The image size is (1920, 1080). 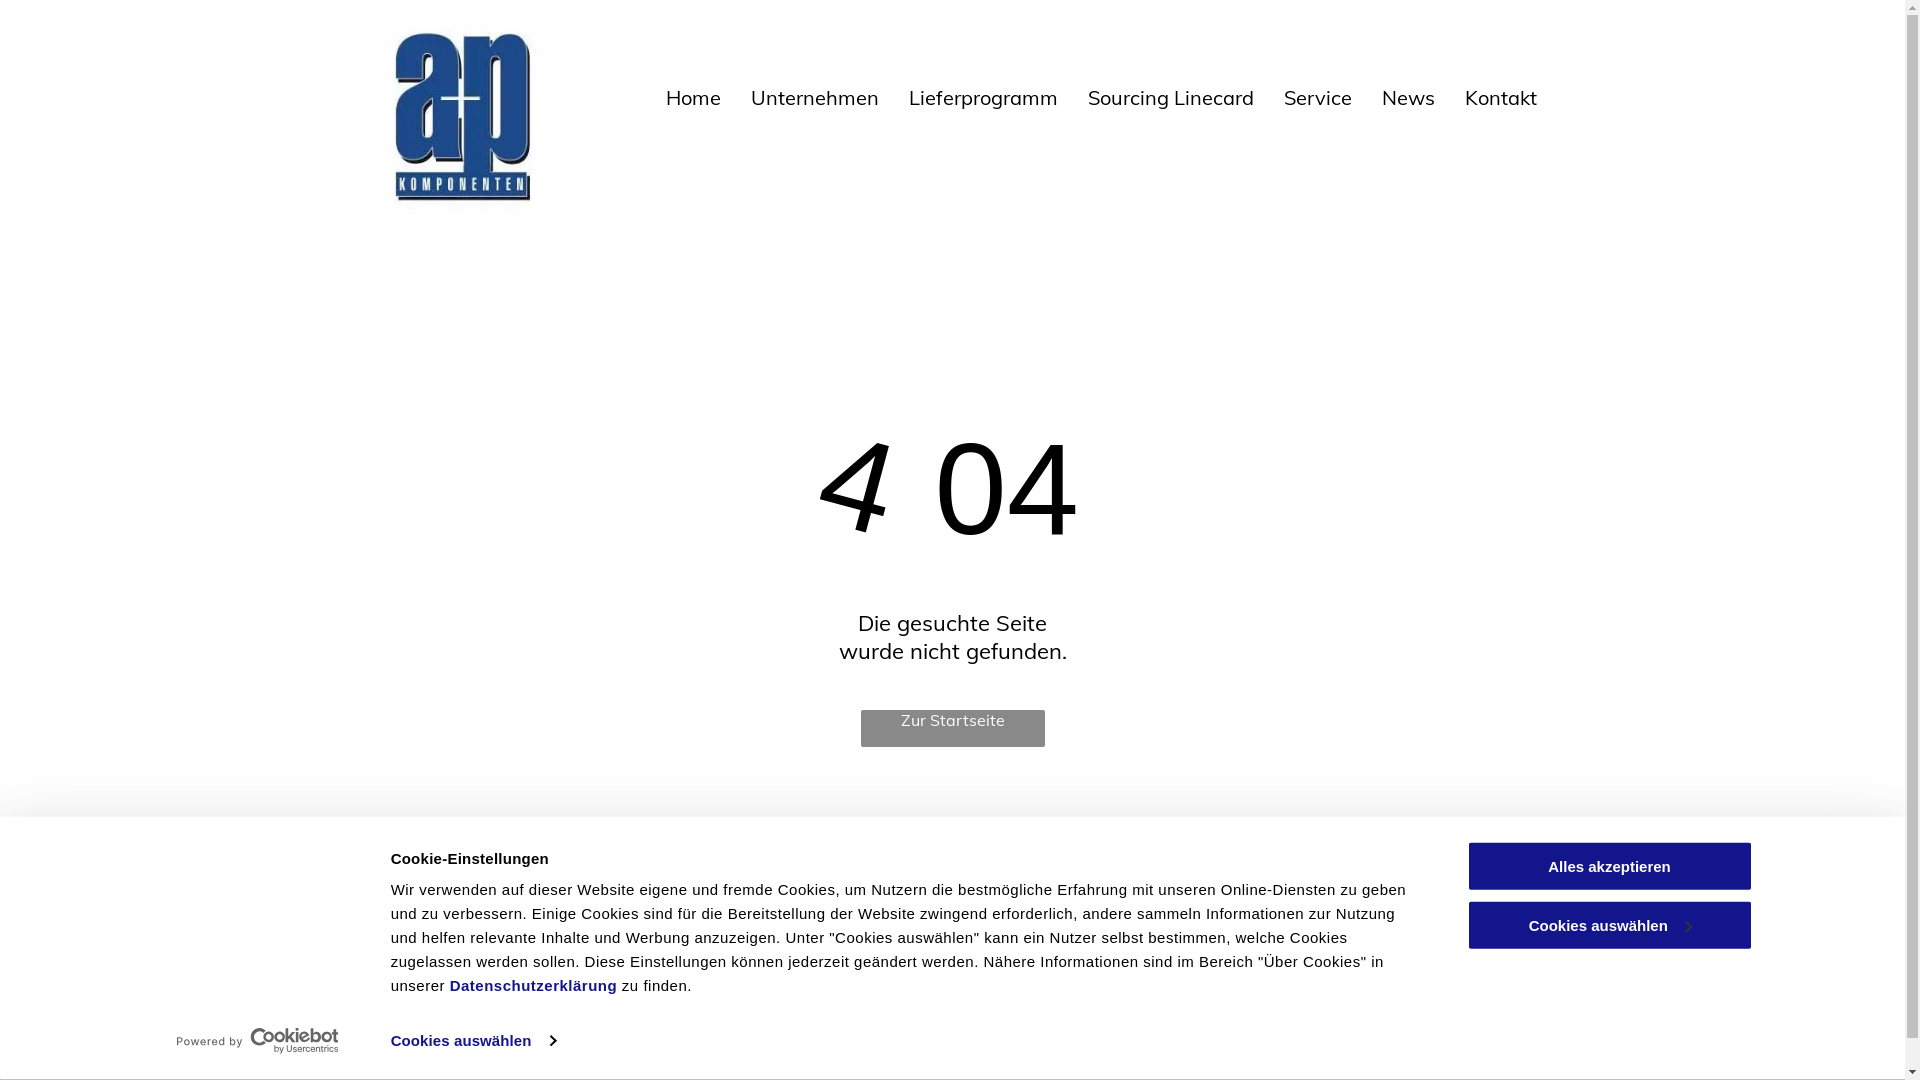 What do you see at coordinates (1465, 865) in the screenshot?
I see `'Alles akzeptieren'` at bounding box center [1465, 865].